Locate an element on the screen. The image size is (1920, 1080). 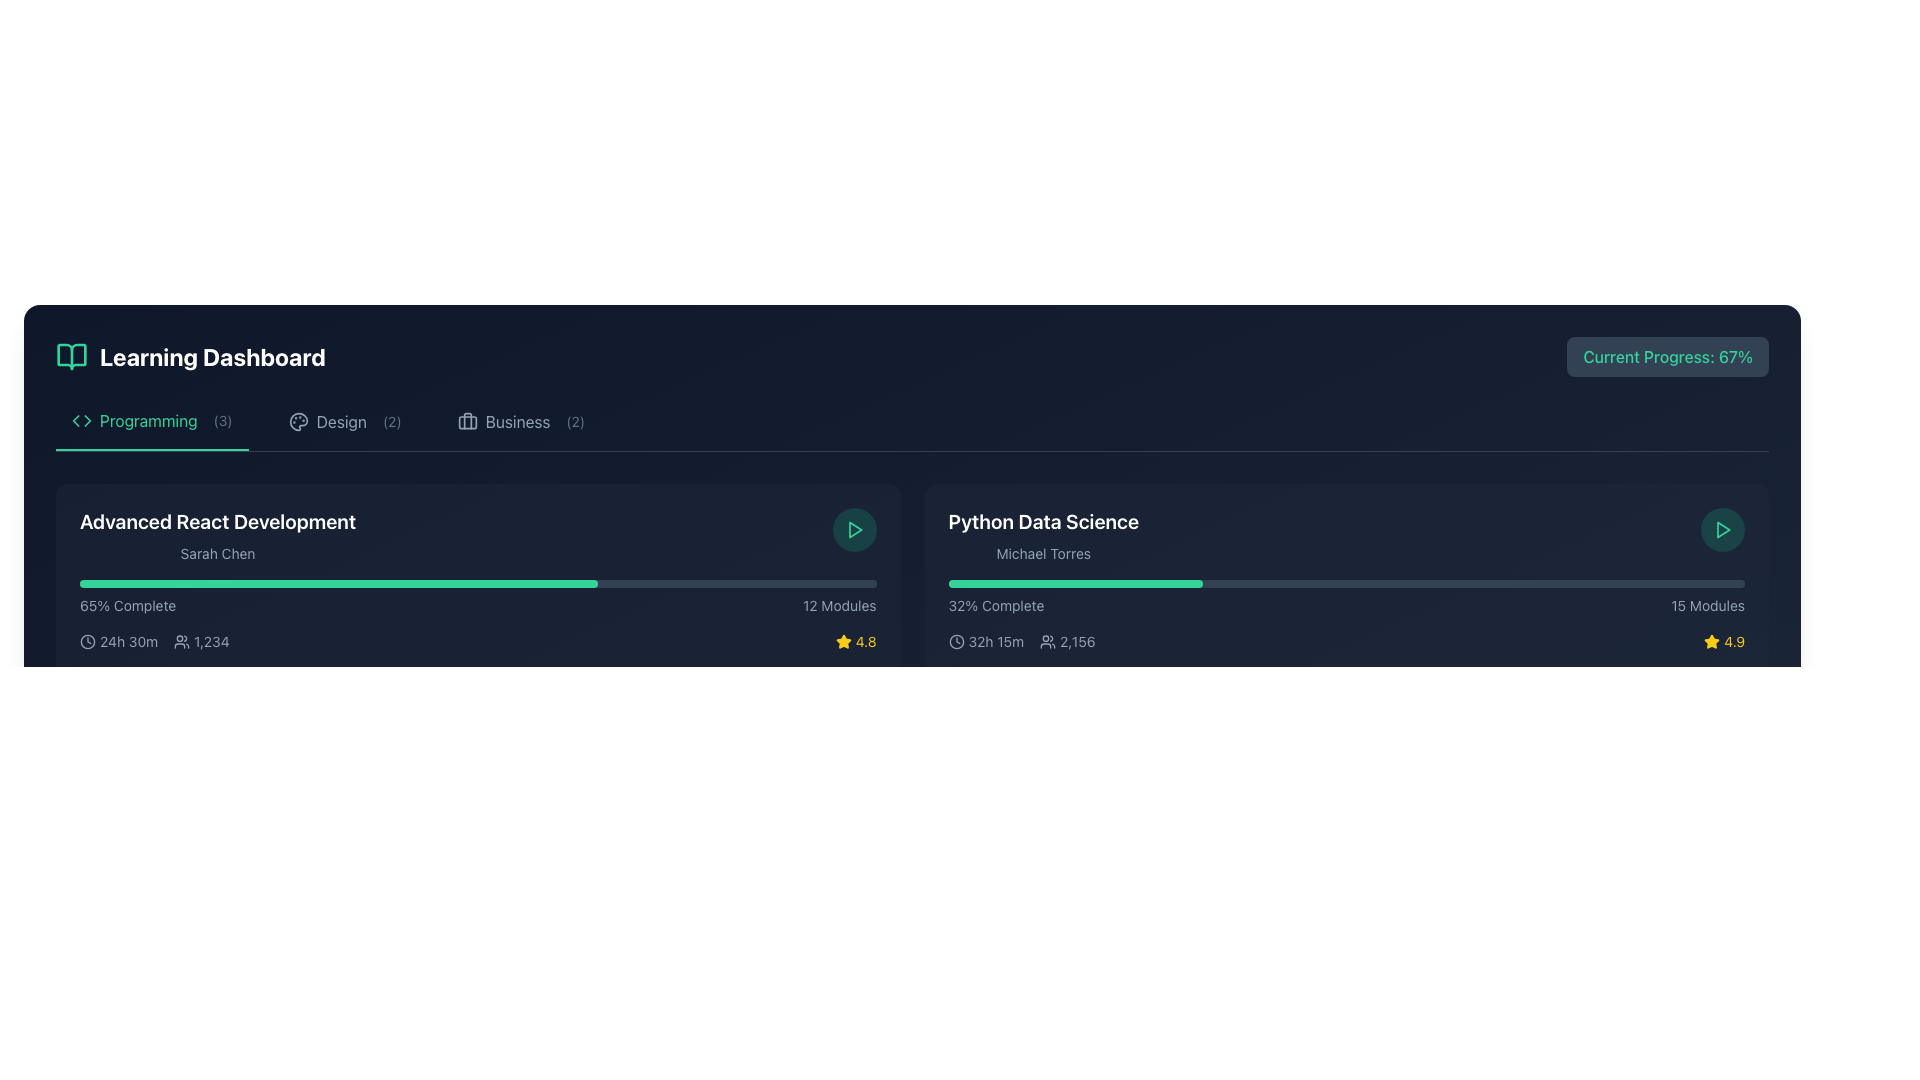
the play icon on the course overview card located at the second position in the grid layout is located at coordinates (1346, 579).